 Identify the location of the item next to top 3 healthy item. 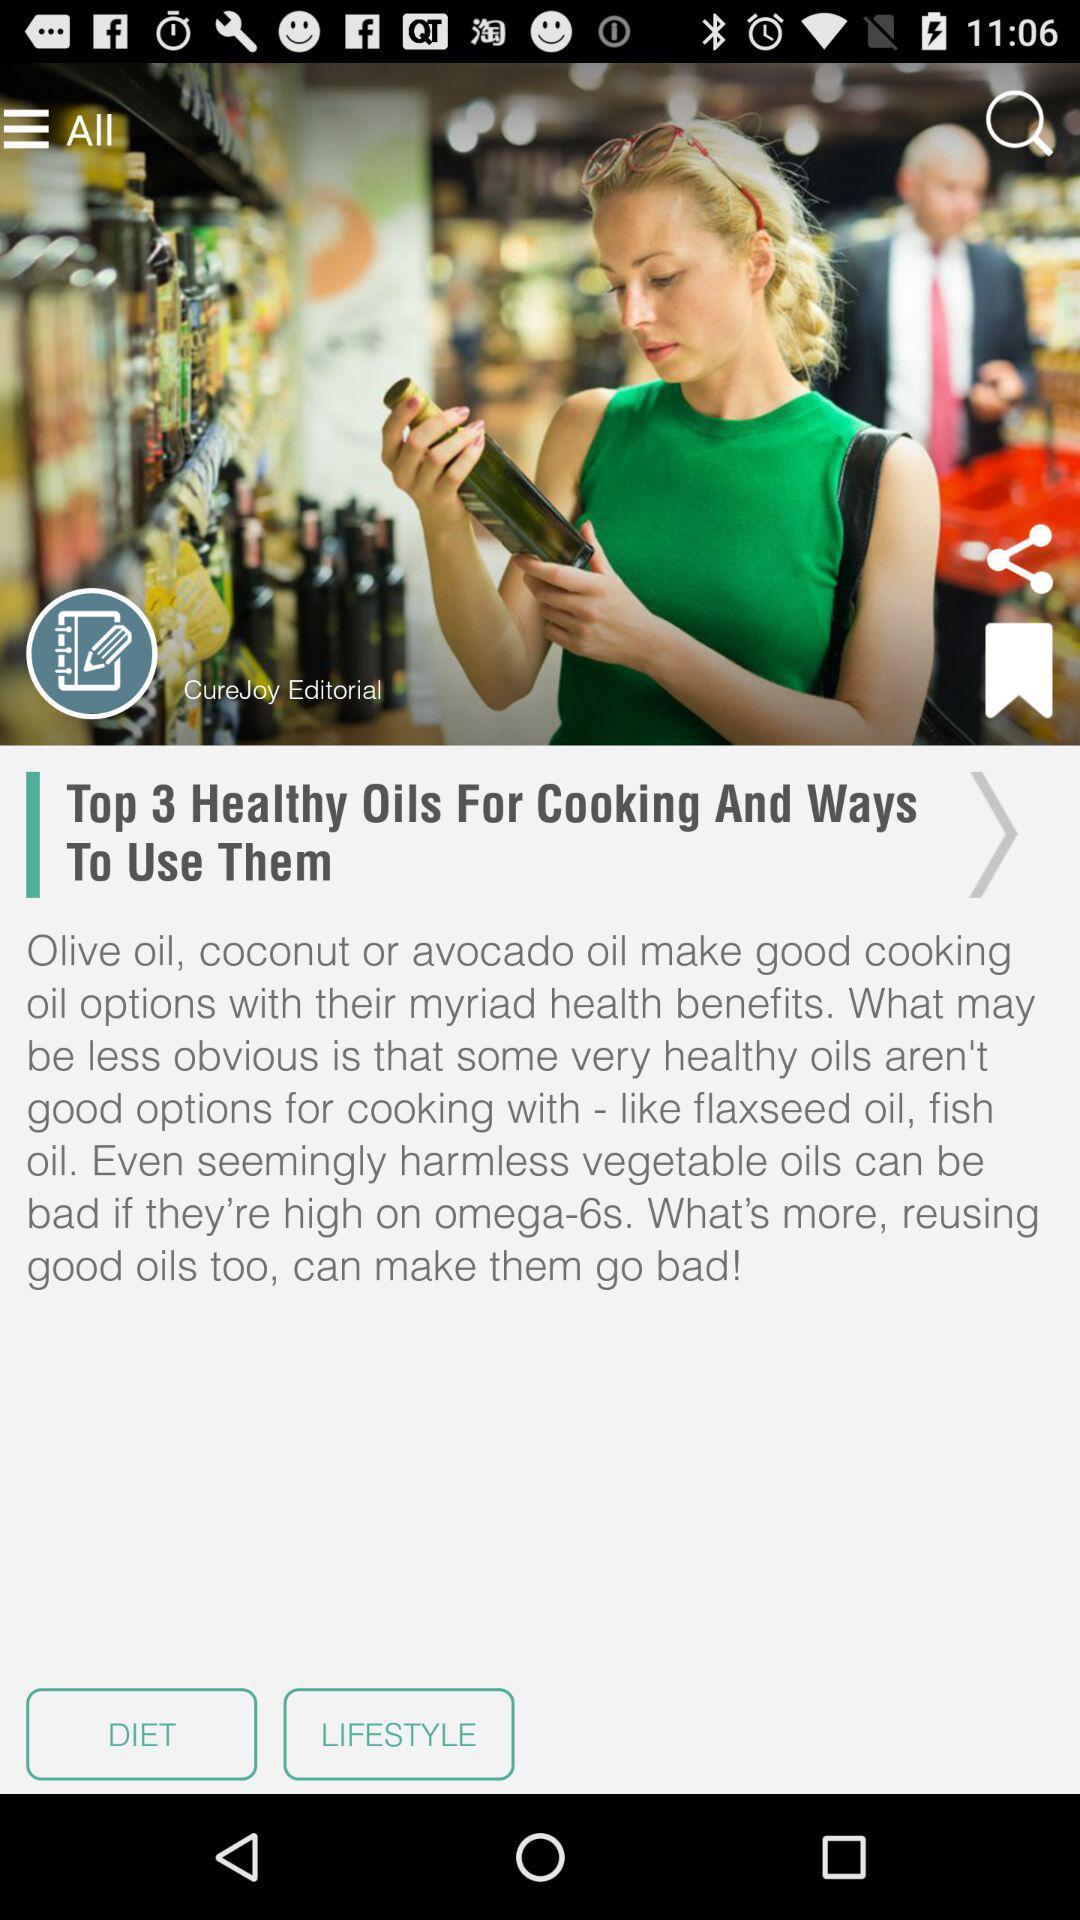
(987, 834).